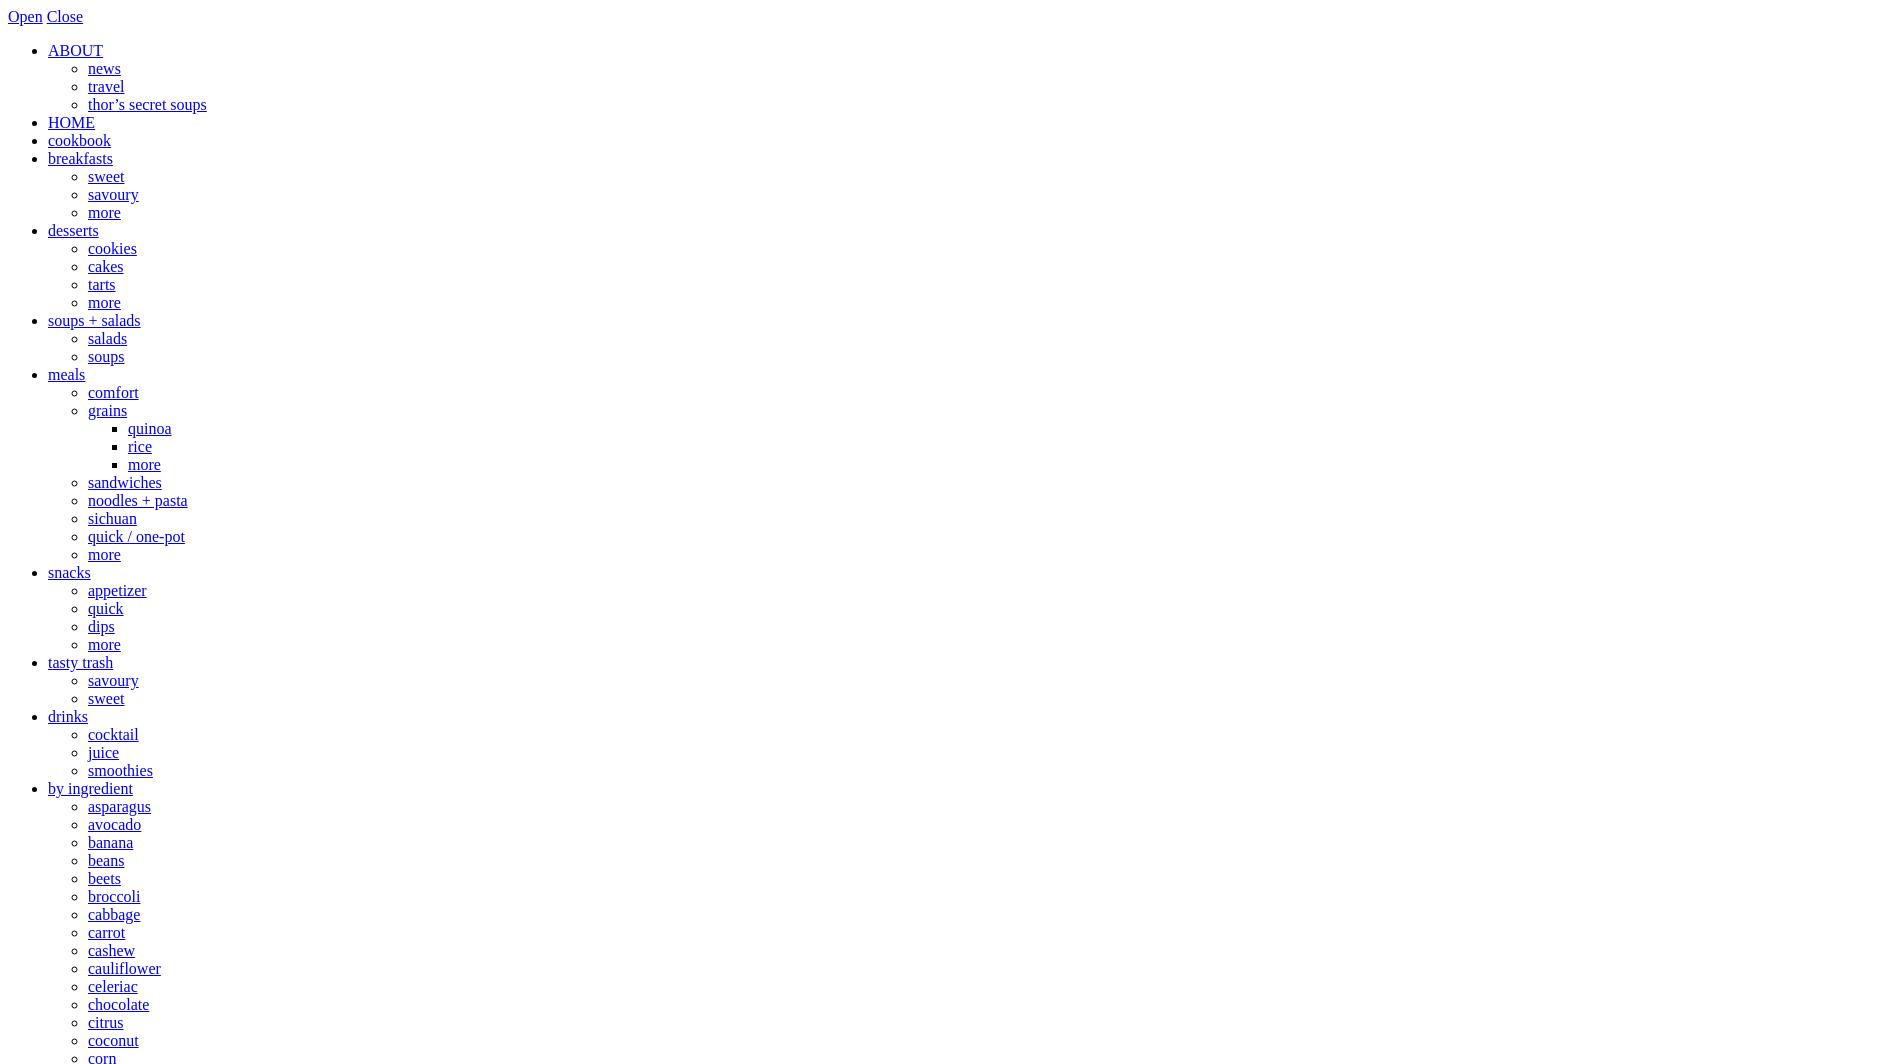  I want to click on 'asparagus', so click(119, 806).